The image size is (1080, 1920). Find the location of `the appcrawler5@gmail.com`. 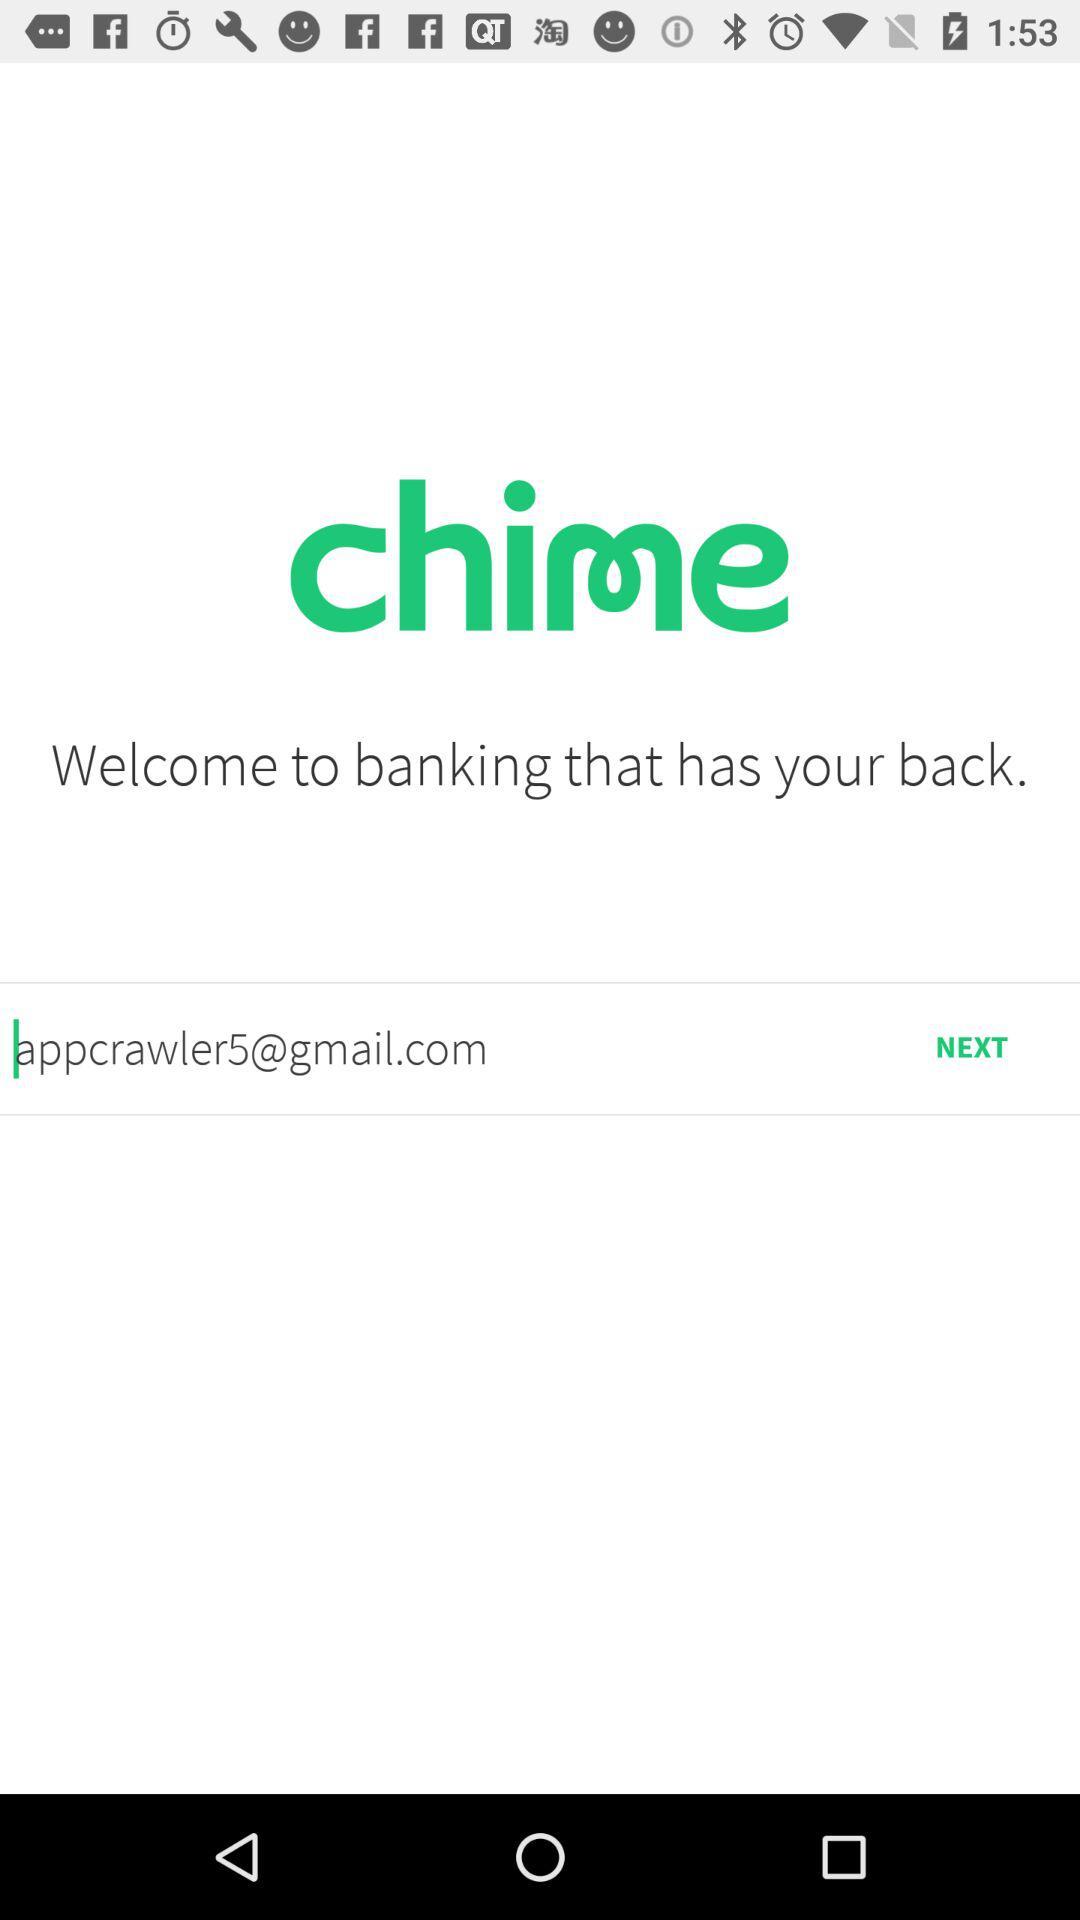

the appcrawler5@gmail.com is located at coordinates (437, 1047).